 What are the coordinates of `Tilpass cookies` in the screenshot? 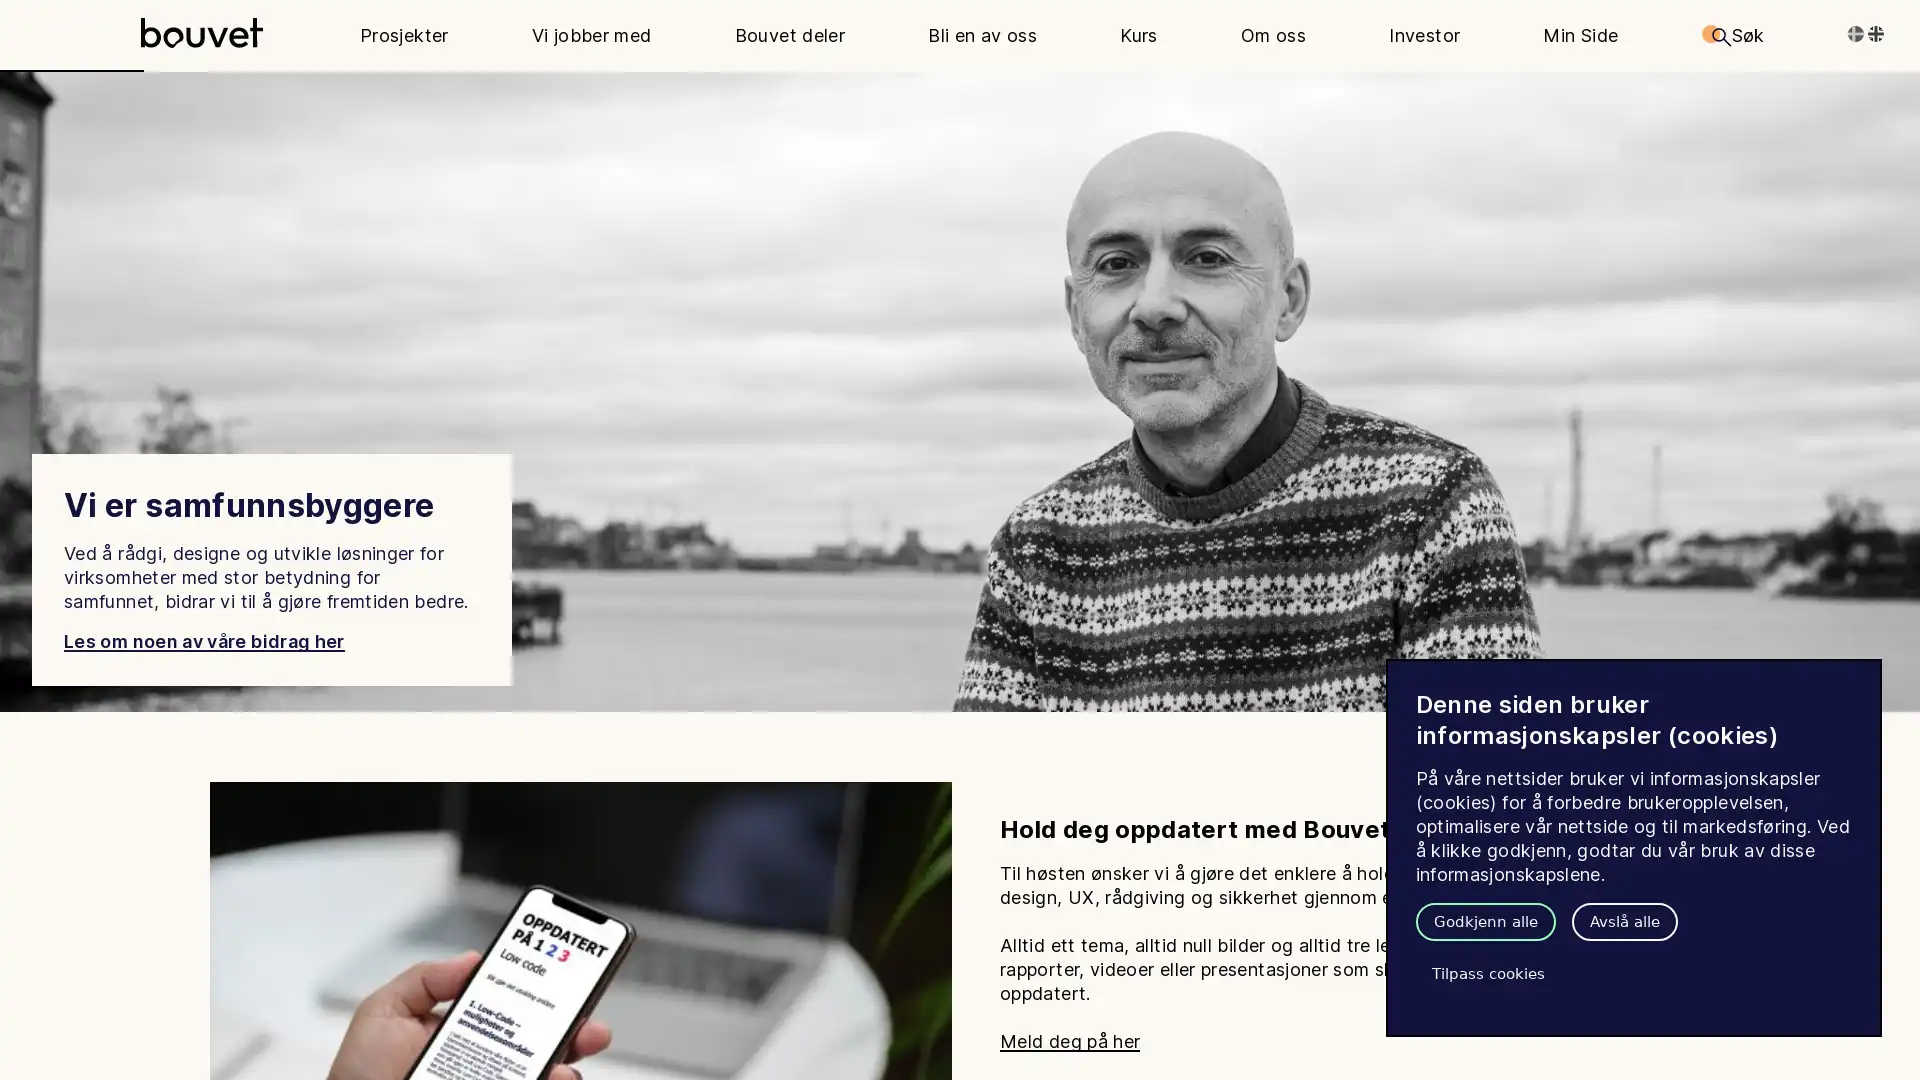 It's located at (1487, 971).